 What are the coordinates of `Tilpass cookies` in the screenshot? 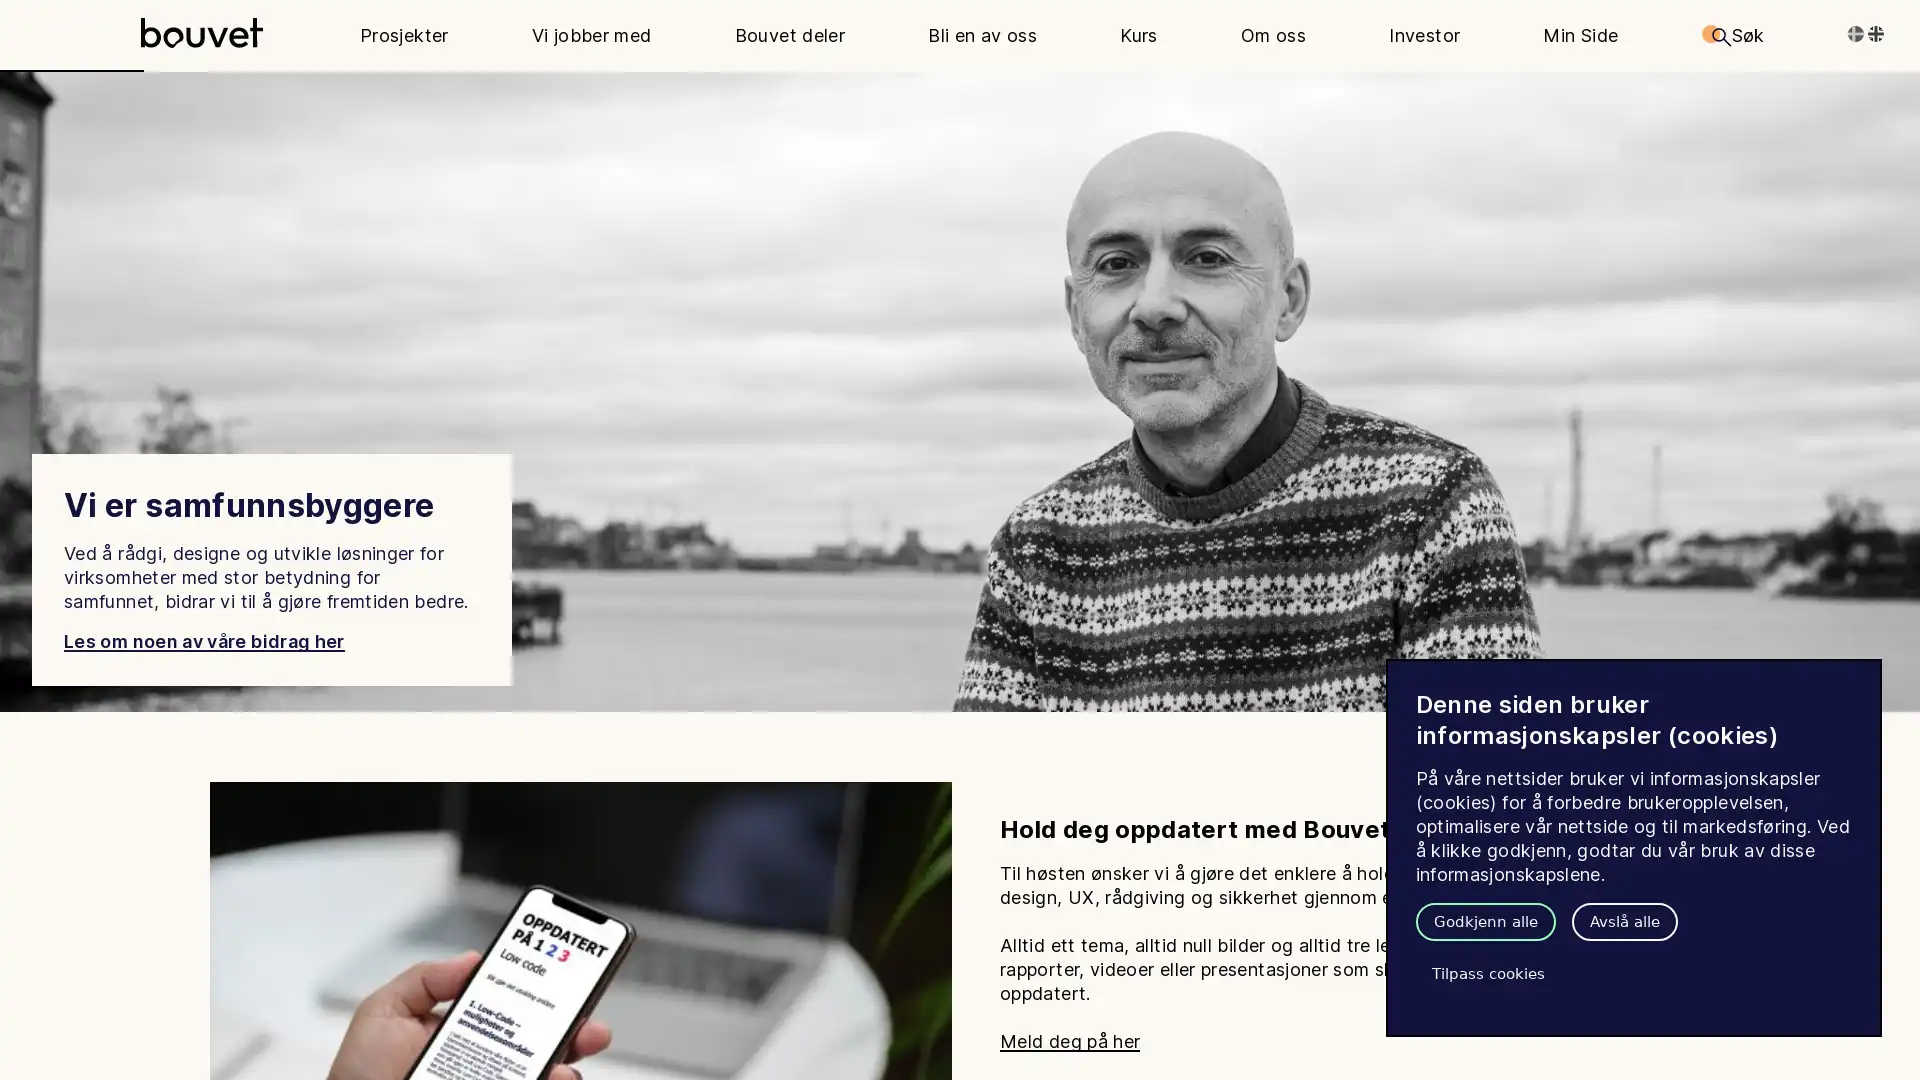 It's located at (1487, 971).